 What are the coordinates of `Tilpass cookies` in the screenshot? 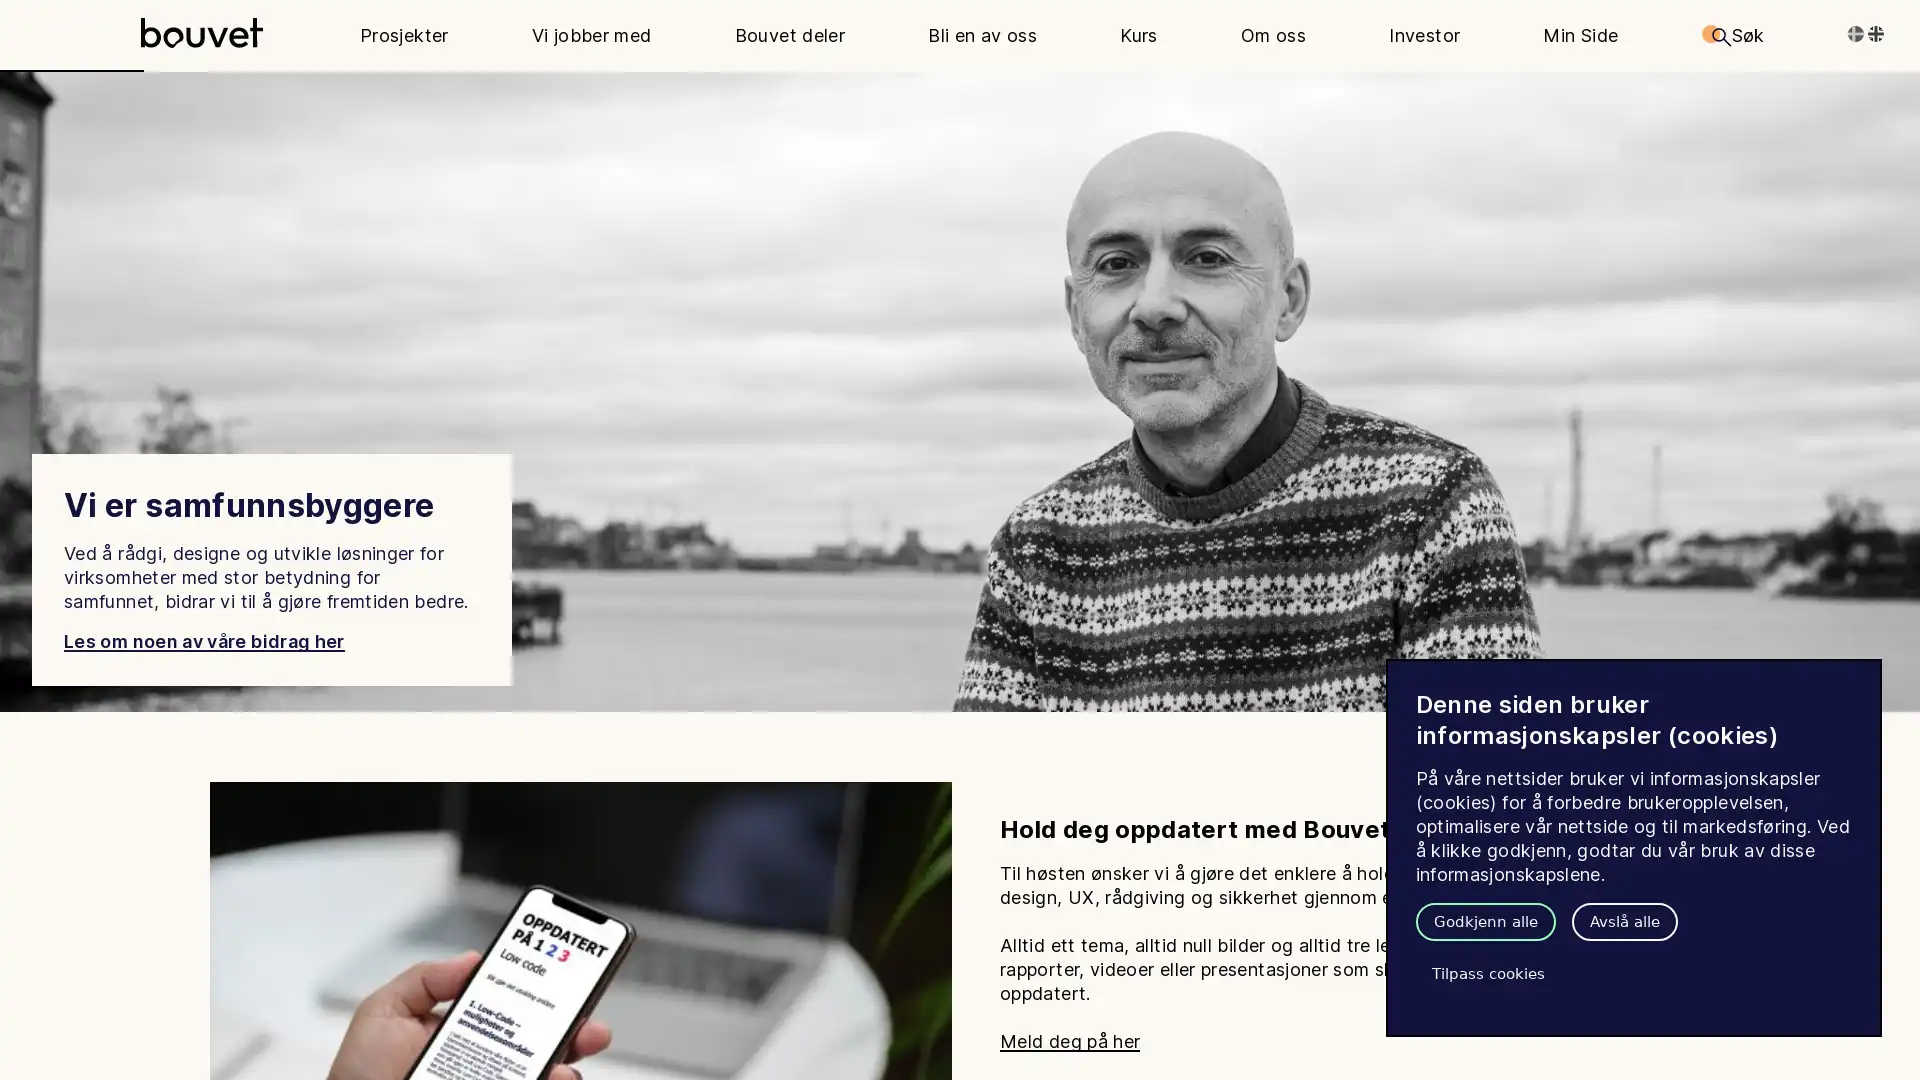 It's located at (1487, 971).